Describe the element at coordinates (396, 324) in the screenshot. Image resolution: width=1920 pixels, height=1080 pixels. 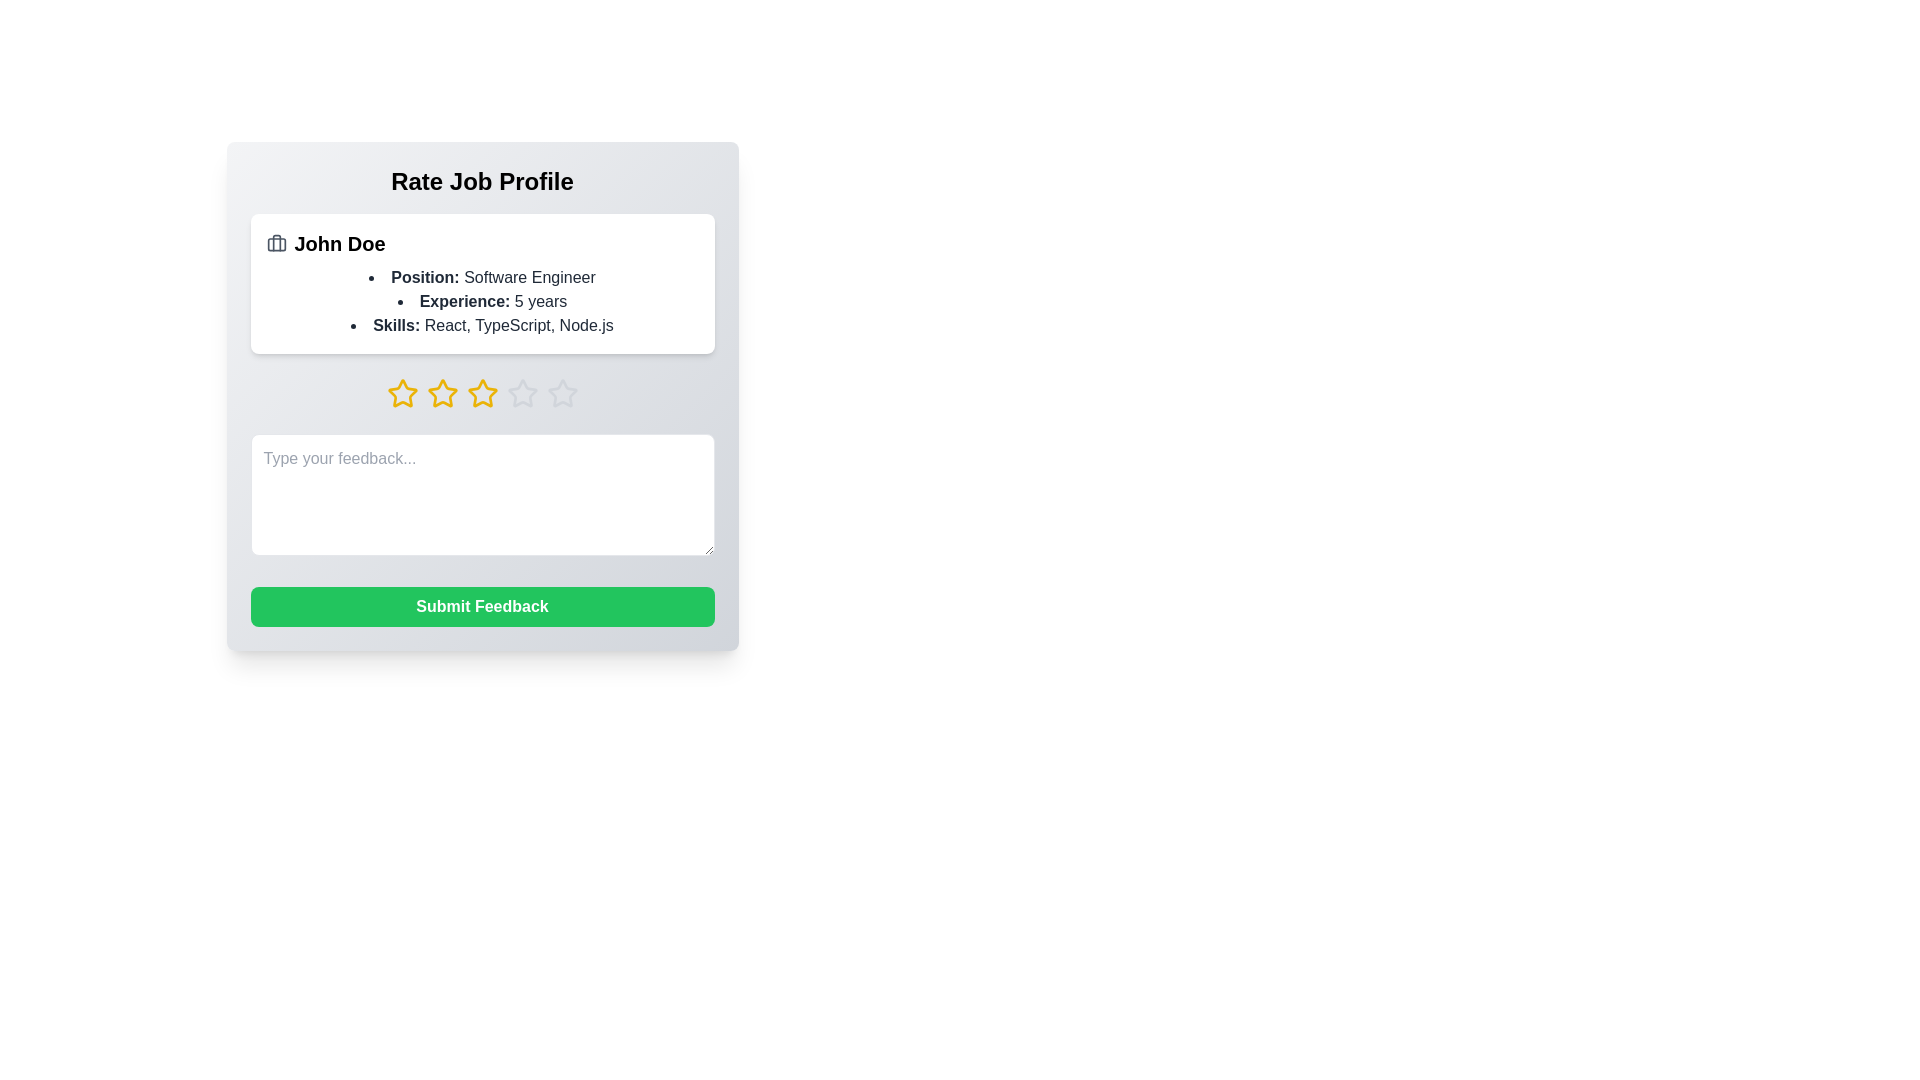
I see `the 'Skills:' text label, which is a bold heading located in the user information panel, below 'Position' and 'Experience.'` at that location.